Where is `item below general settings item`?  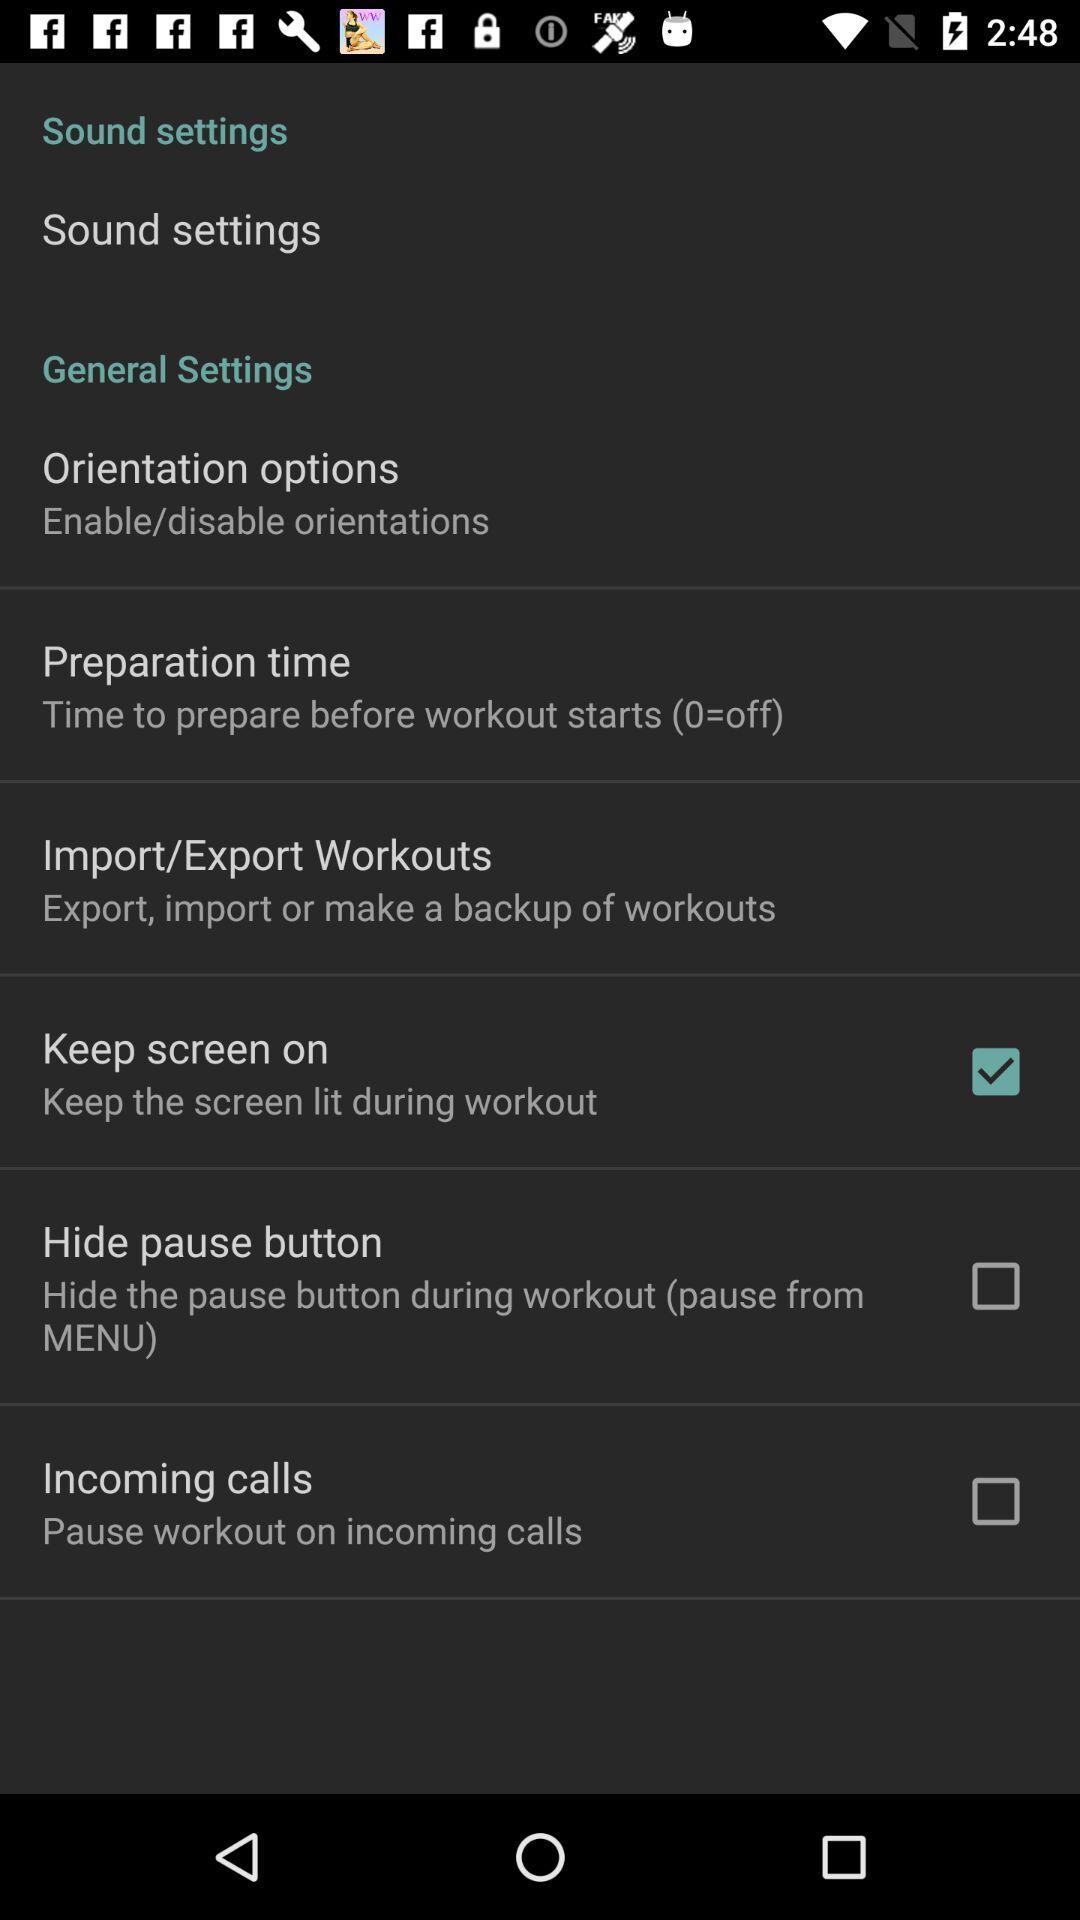
item below general settings item is located at coordinates (220, 465).